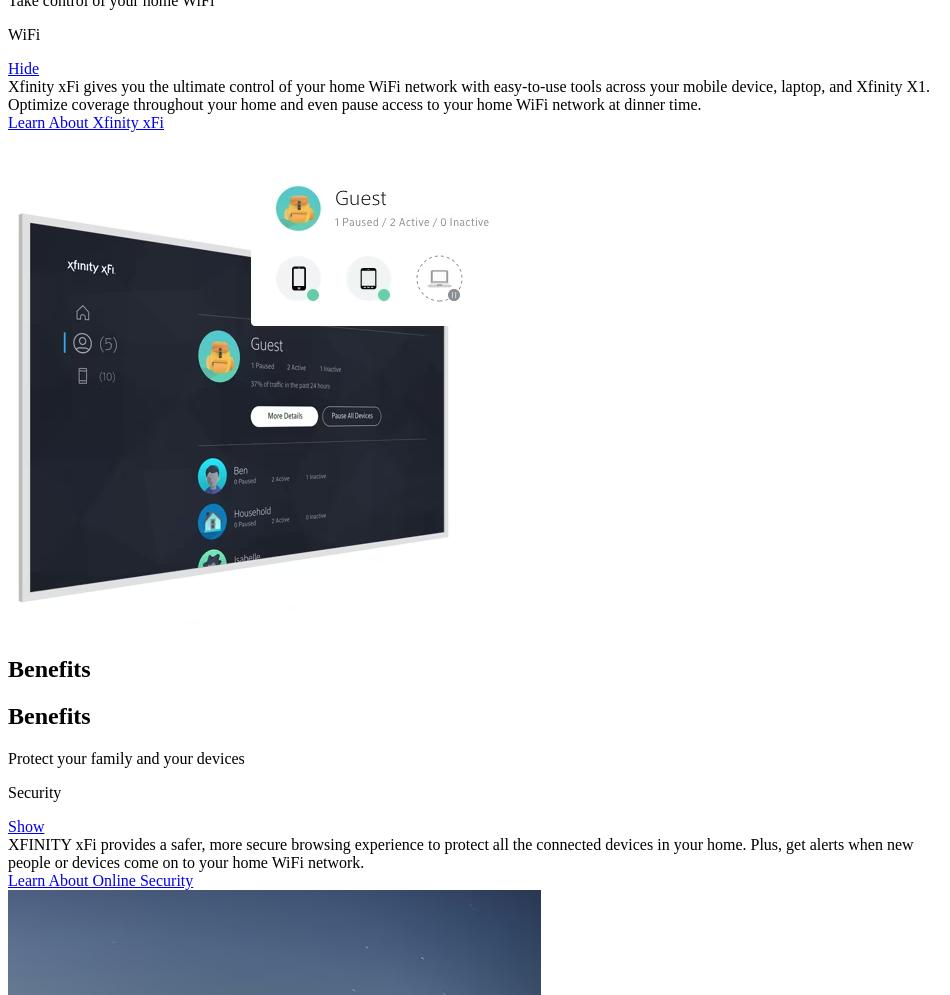 Image resolution: width=950 pixels, height=995 pixels. I want to click on 'Learn About Xfinity xFi', so click(85, 121).